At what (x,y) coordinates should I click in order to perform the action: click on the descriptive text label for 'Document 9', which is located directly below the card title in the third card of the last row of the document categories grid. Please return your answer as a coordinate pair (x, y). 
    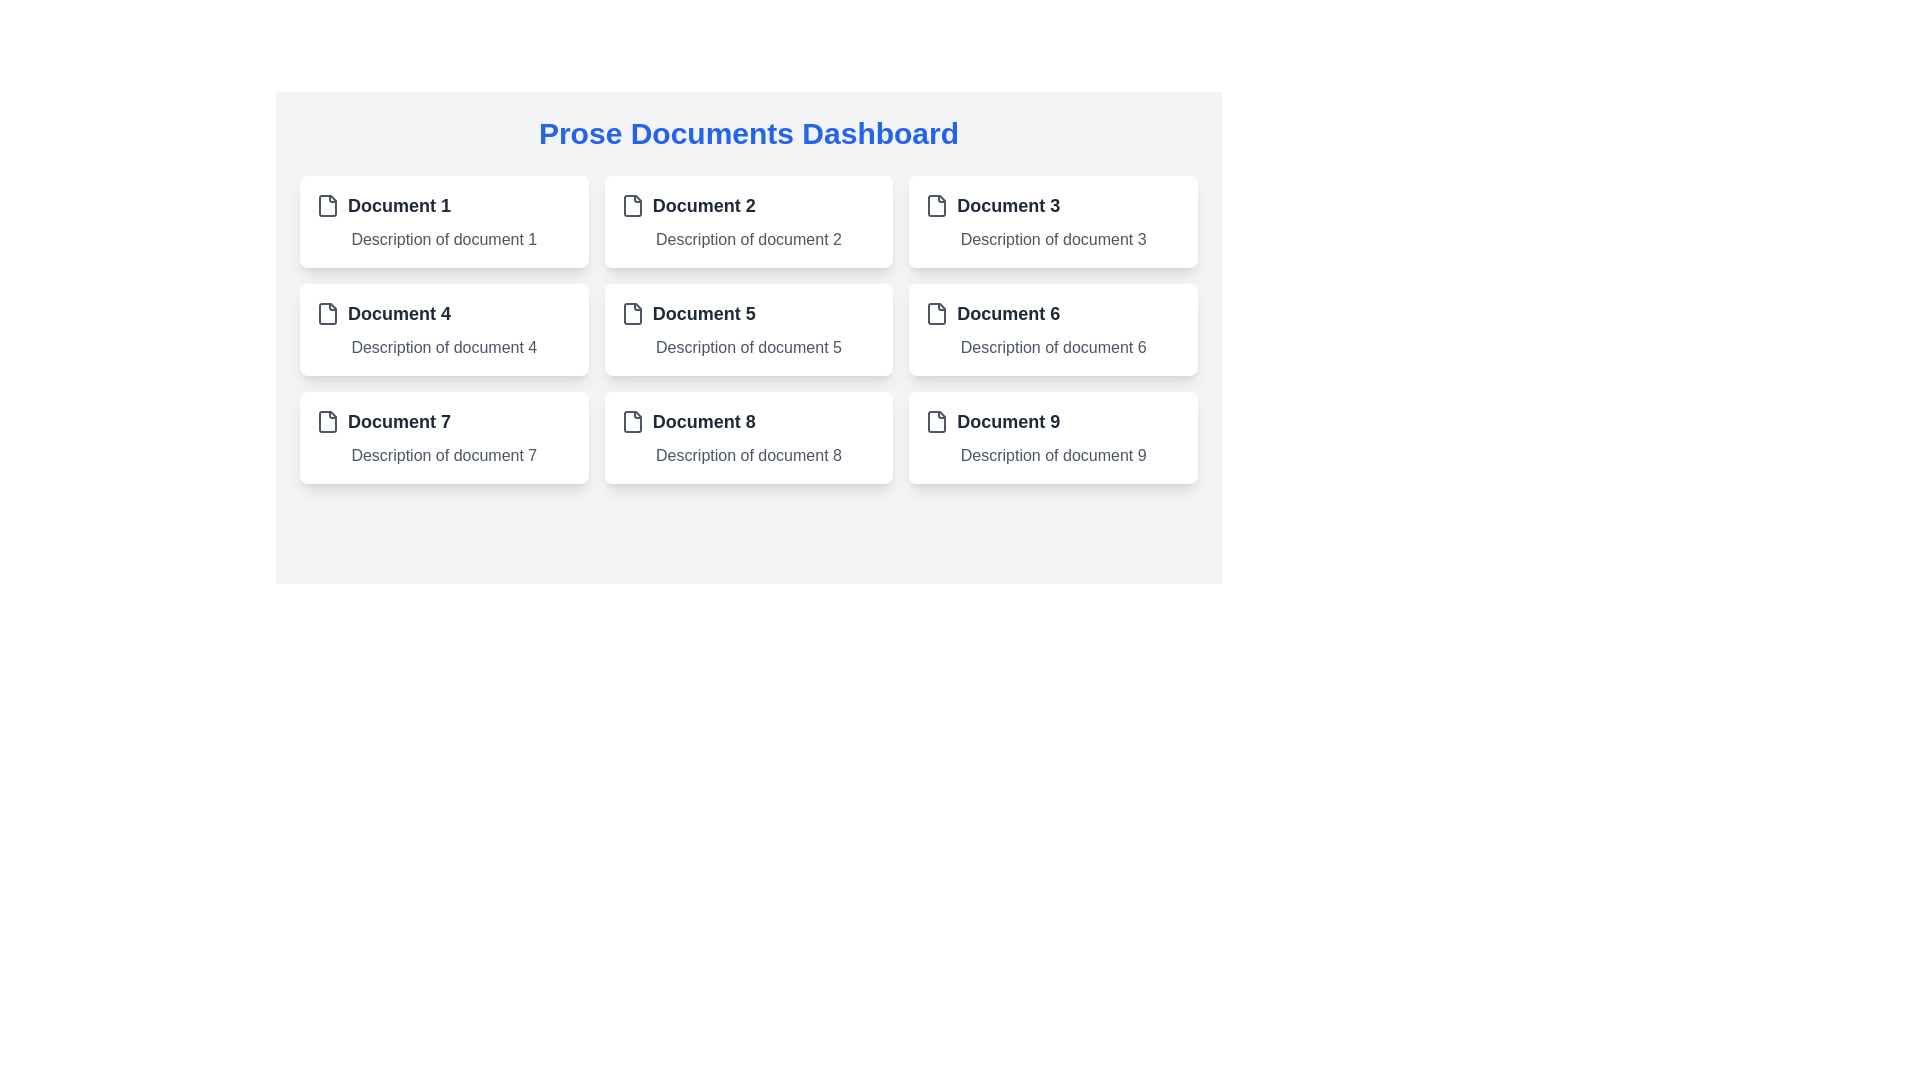
    Looking at the image, I should click on (1052, 455).